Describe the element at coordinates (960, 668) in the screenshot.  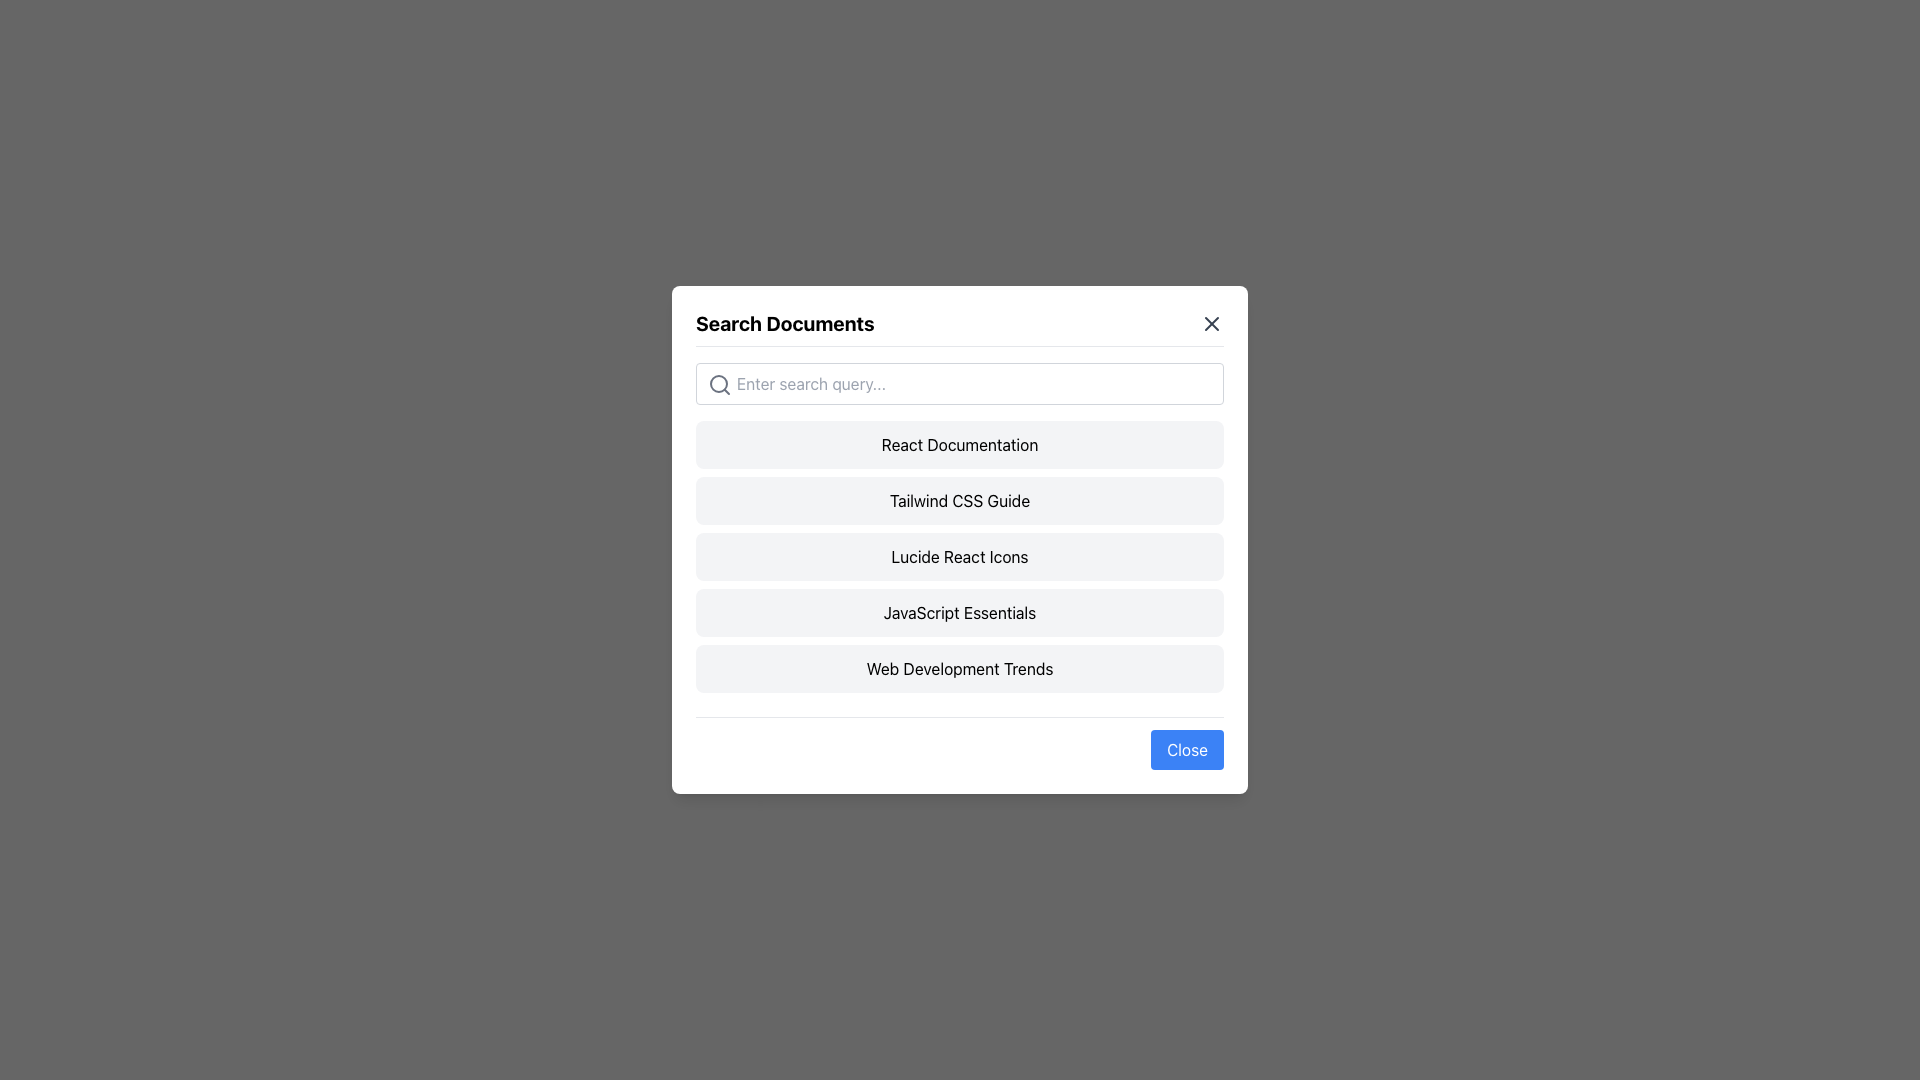
I see `the 'Web Development Trends' button, which is the last button in a vertical list within a modal dialog` at that location.